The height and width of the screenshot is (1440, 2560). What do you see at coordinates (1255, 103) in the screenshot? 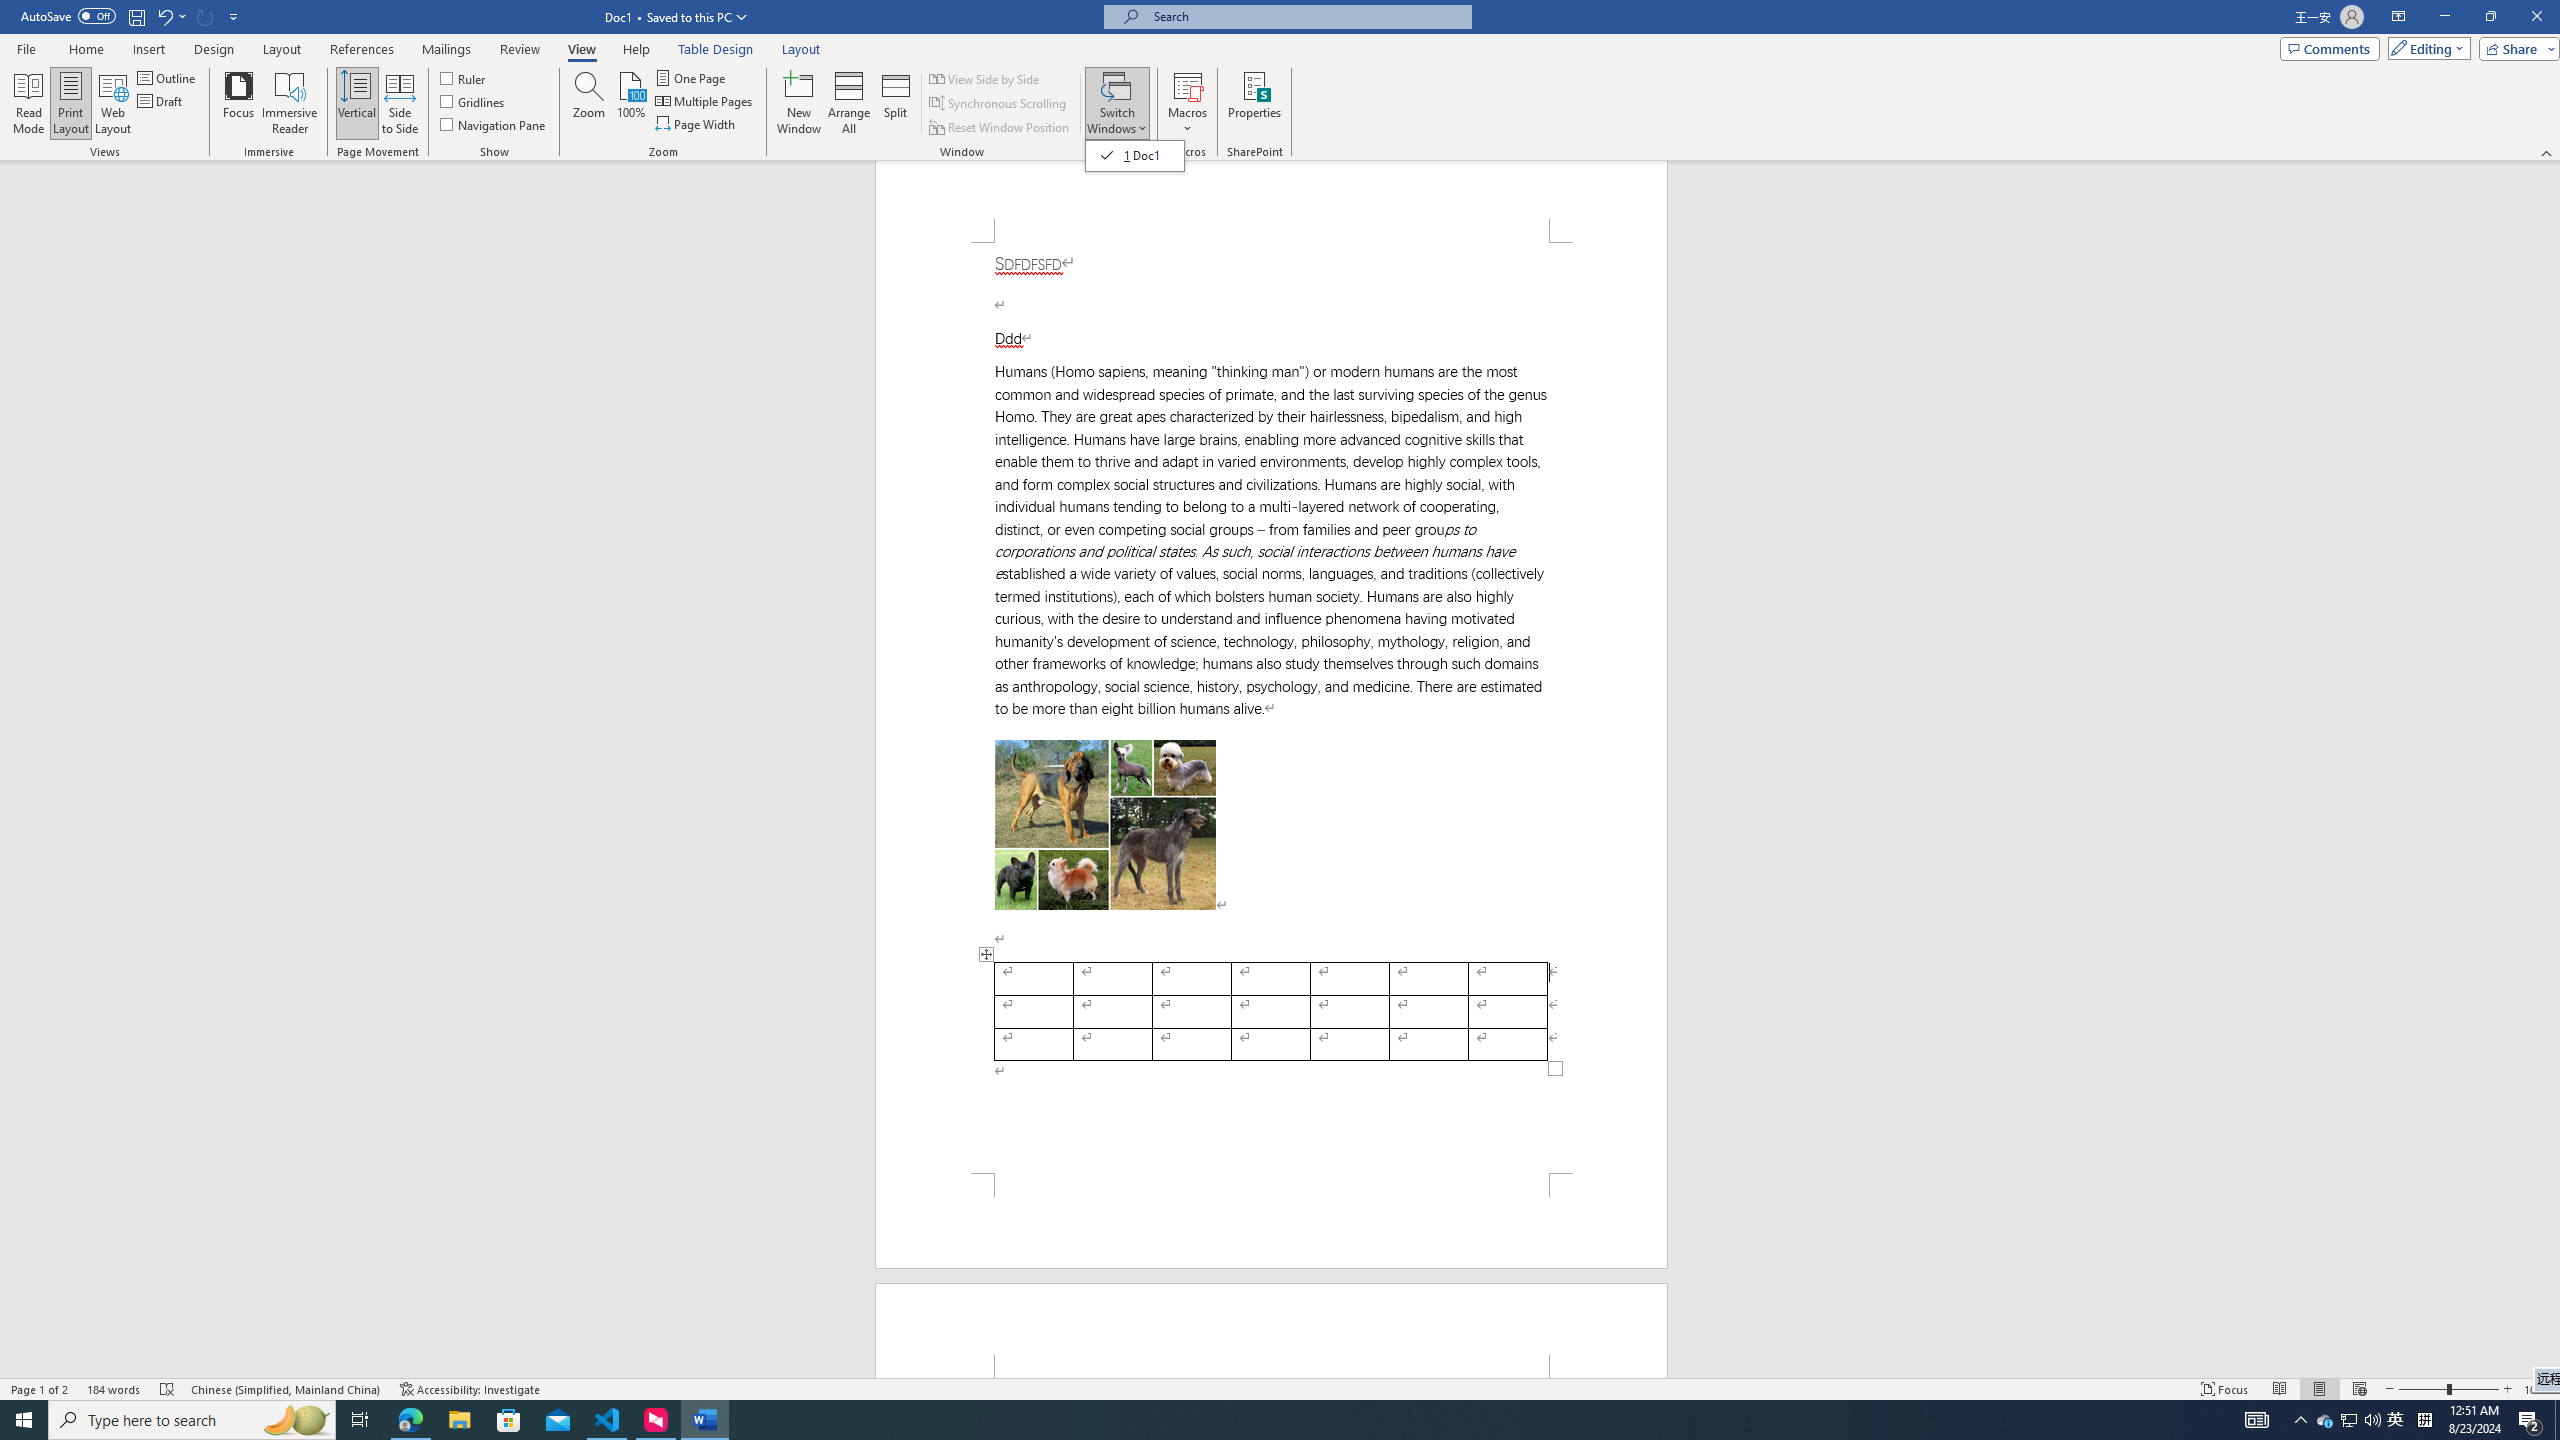
I see `'Properties'` at bounding box center [1255, 103].